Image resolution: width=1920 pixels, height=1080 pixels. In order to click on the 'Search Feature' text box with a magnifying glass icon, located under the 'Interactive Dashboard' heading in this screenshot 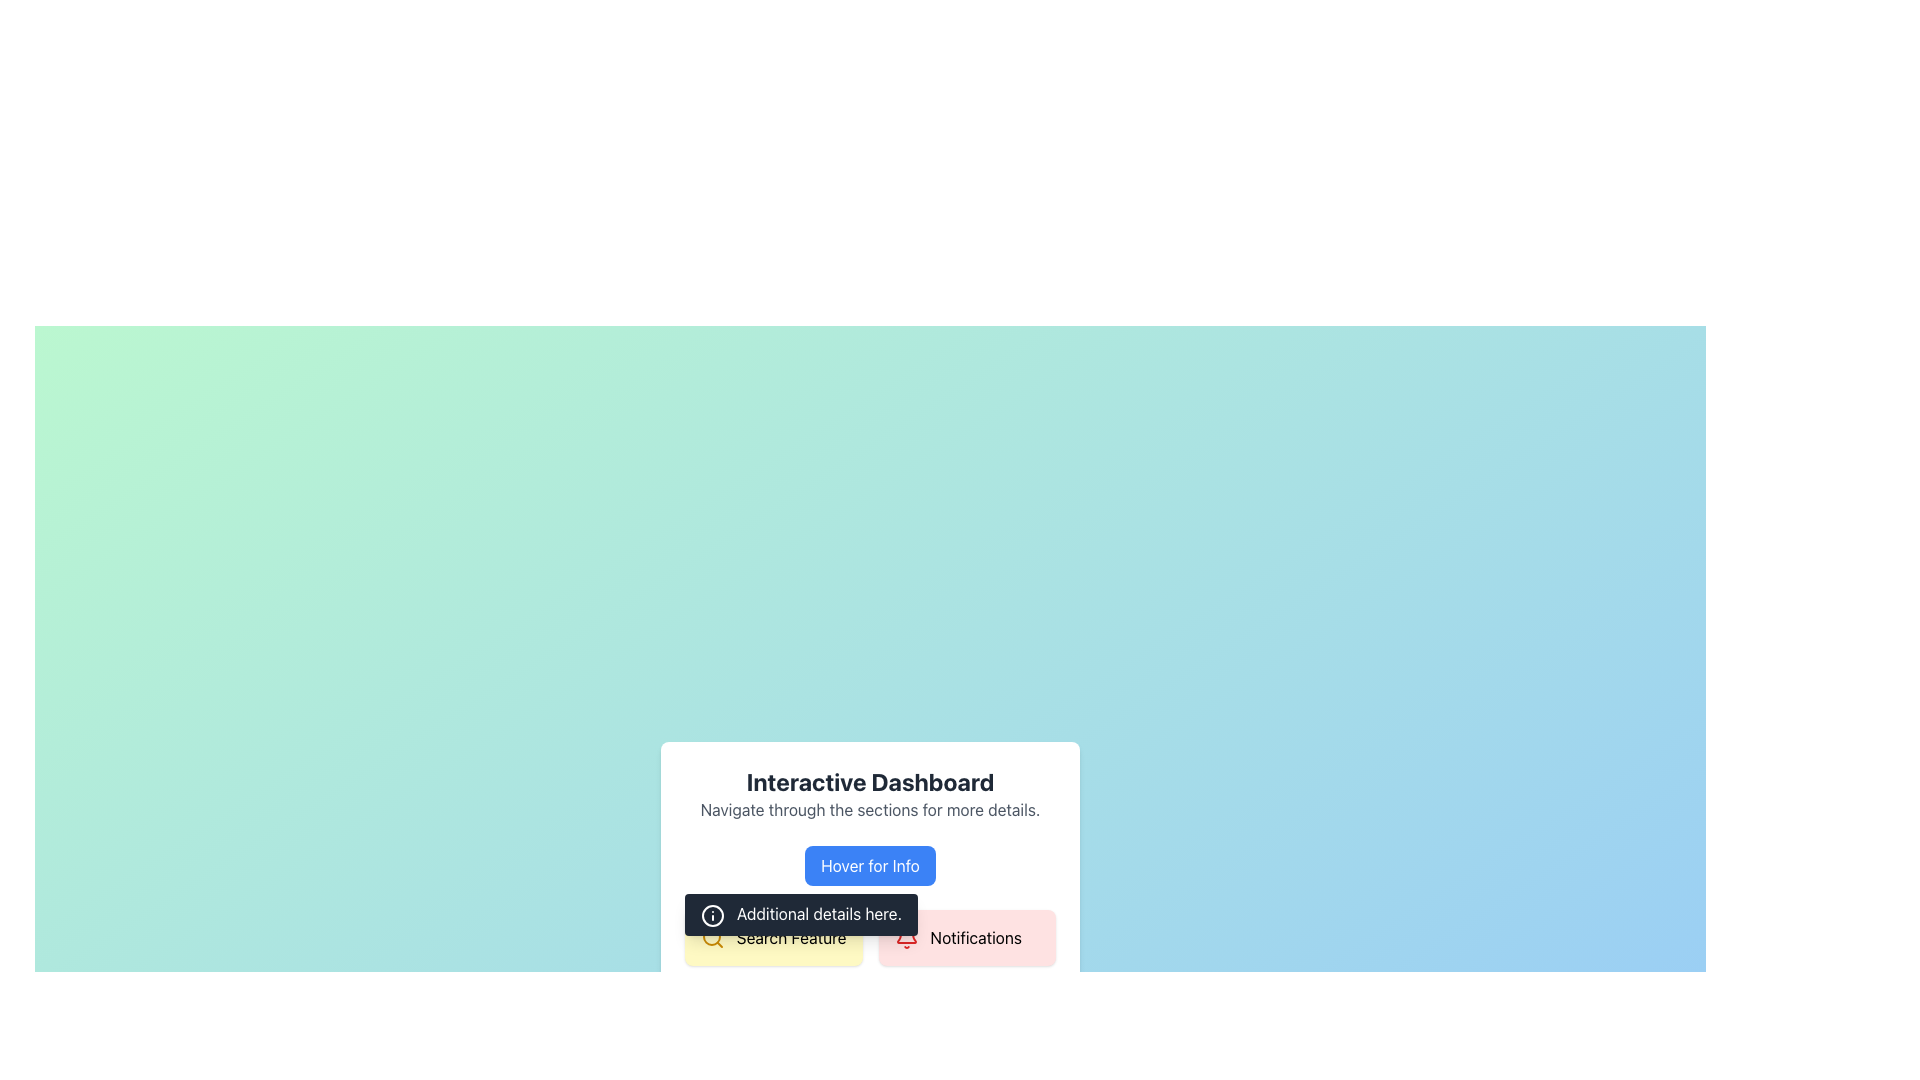, I will do `click(772, 937)`.